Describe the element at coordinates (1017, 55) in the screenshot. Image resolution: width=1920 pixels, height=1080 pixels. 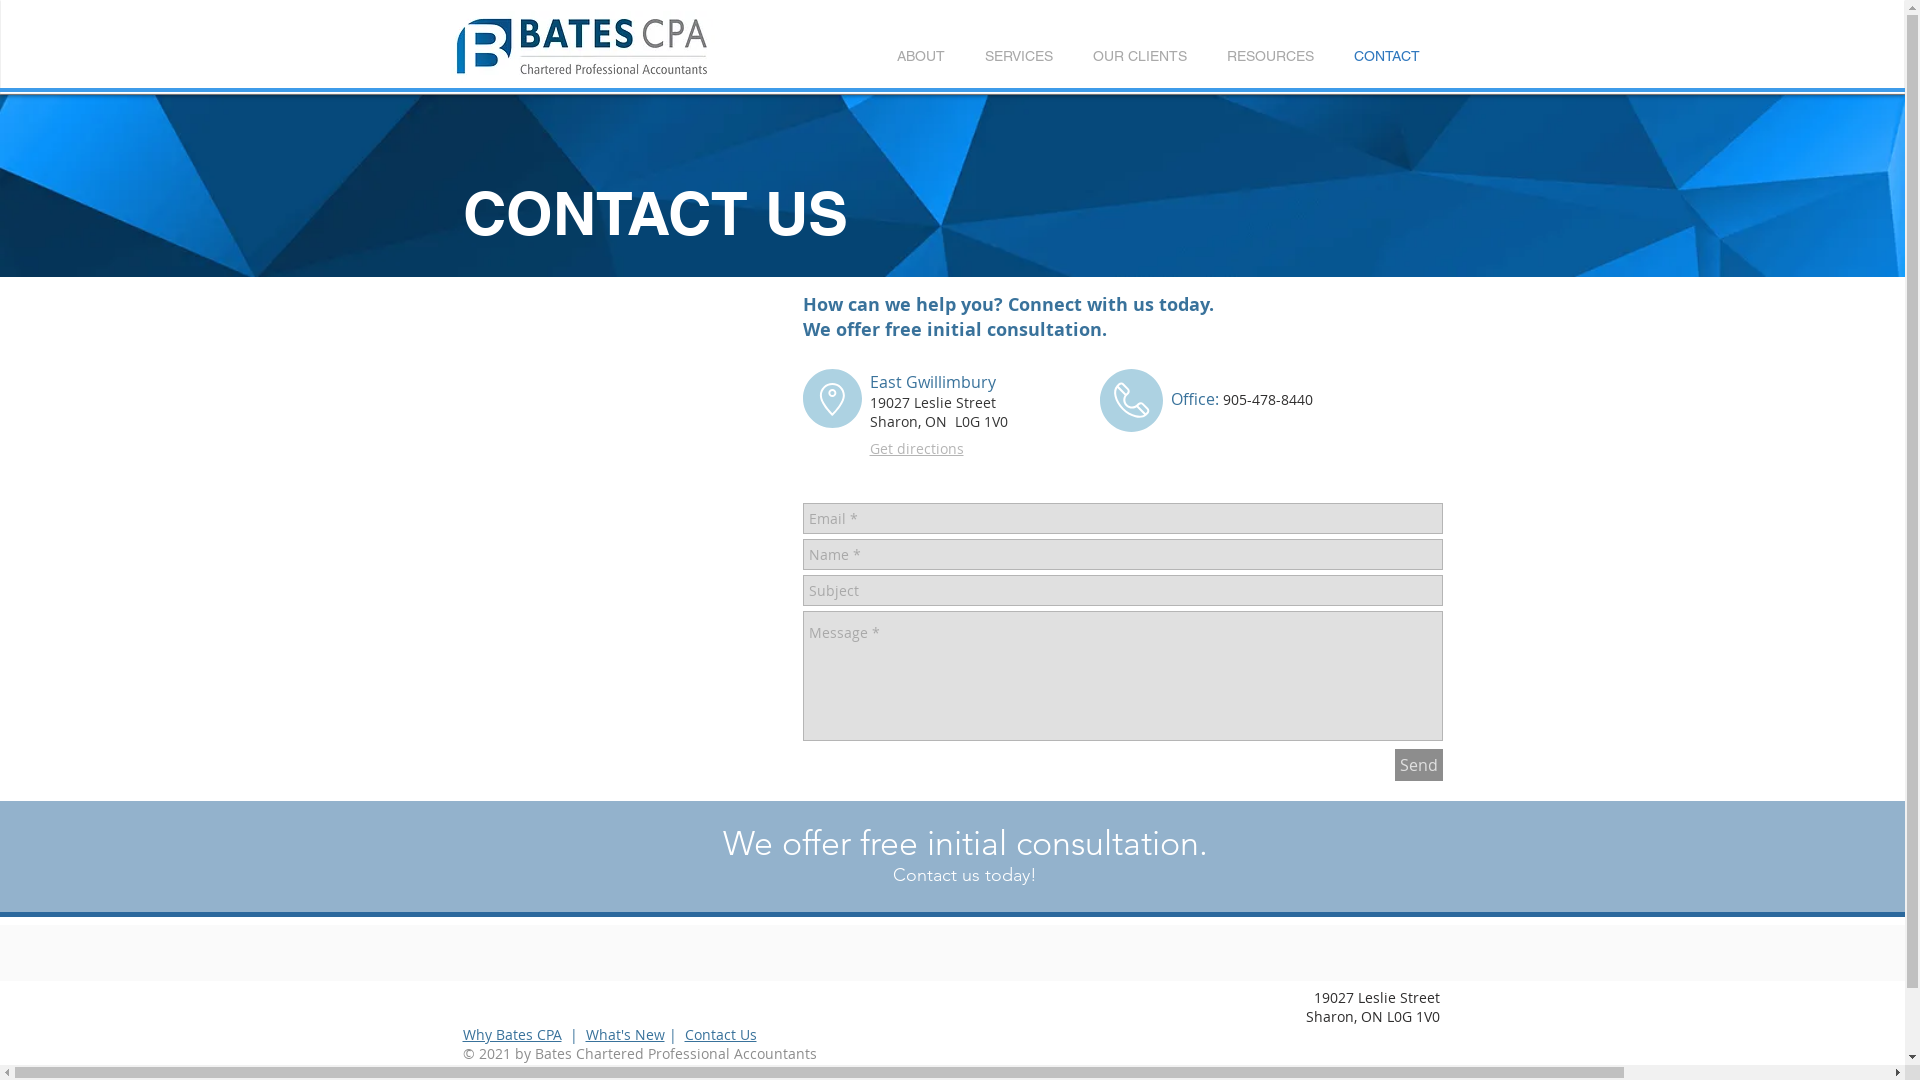
I see `'SERVICES'` at that location.